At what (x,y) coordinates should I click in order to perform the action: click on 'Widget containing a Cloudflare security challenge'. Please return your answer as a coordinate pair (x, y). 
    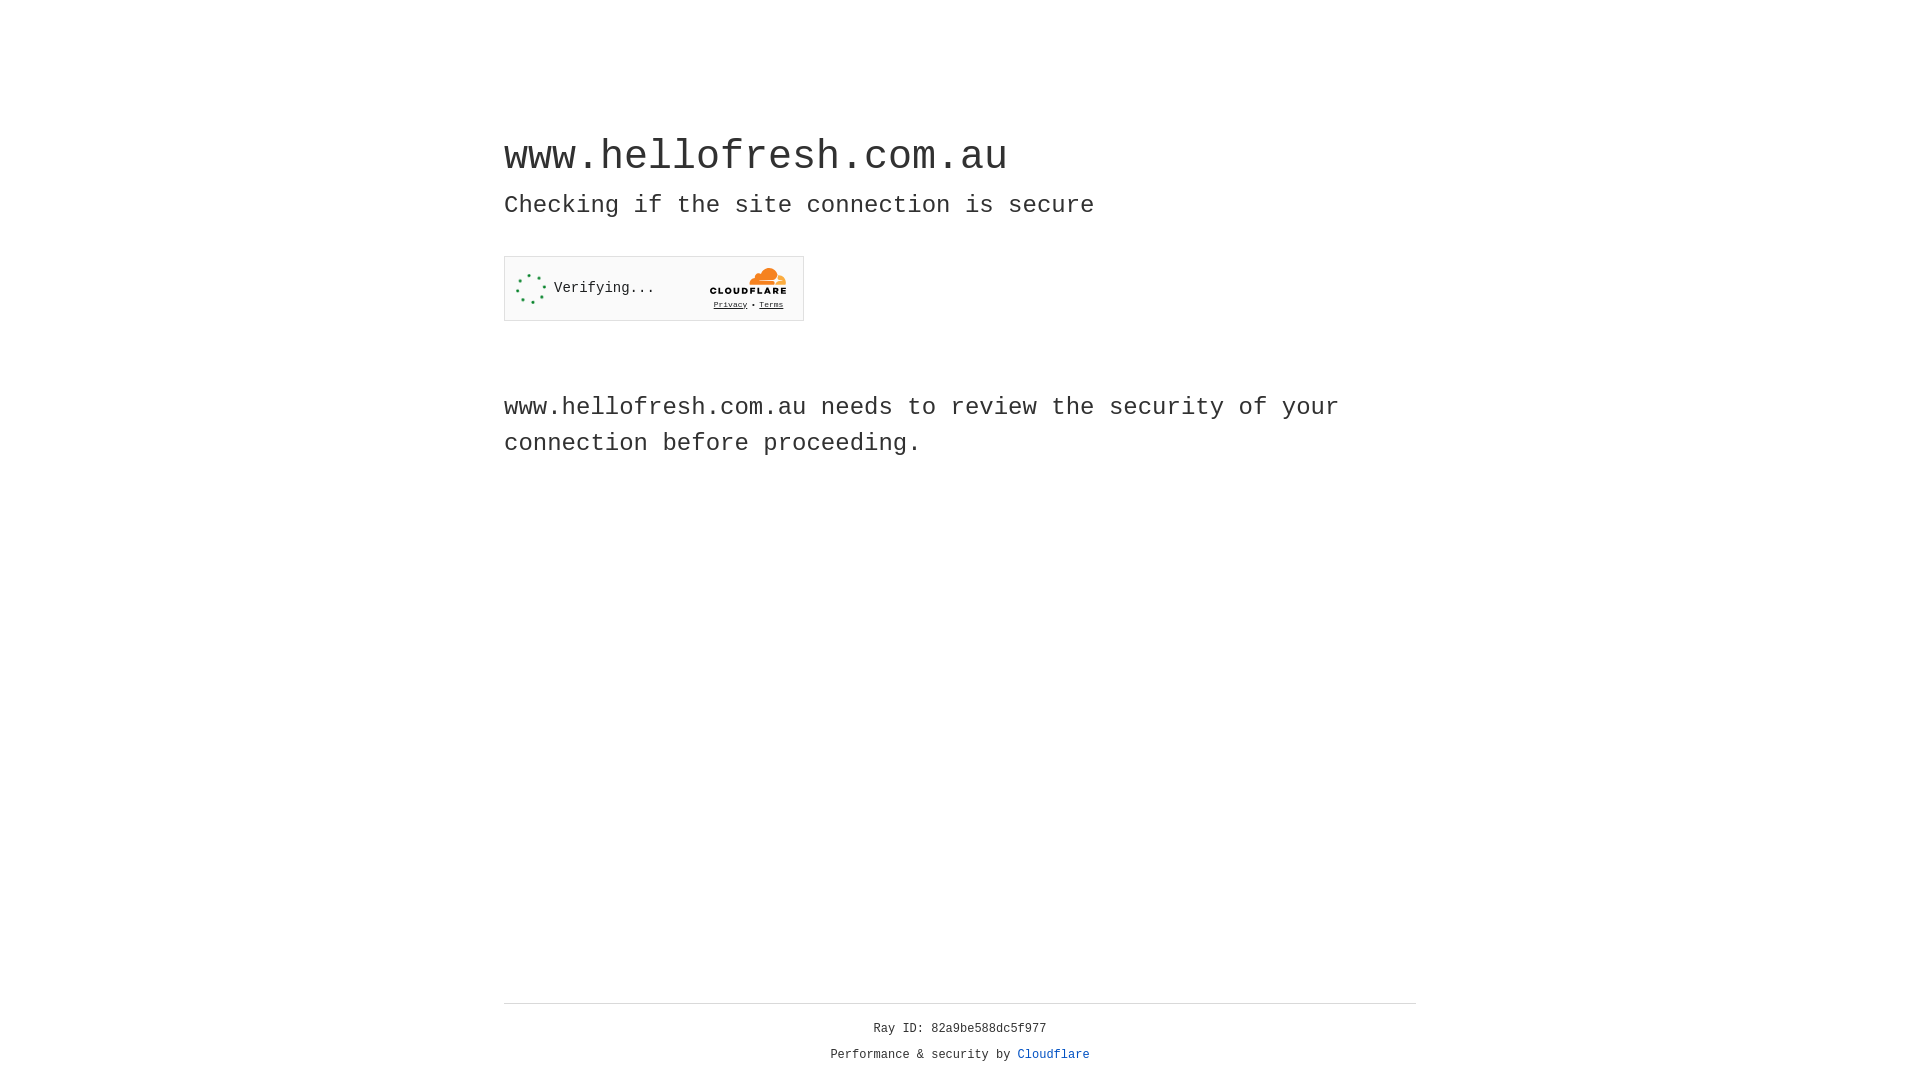
    Looking at the image, I should click on (653, 288).